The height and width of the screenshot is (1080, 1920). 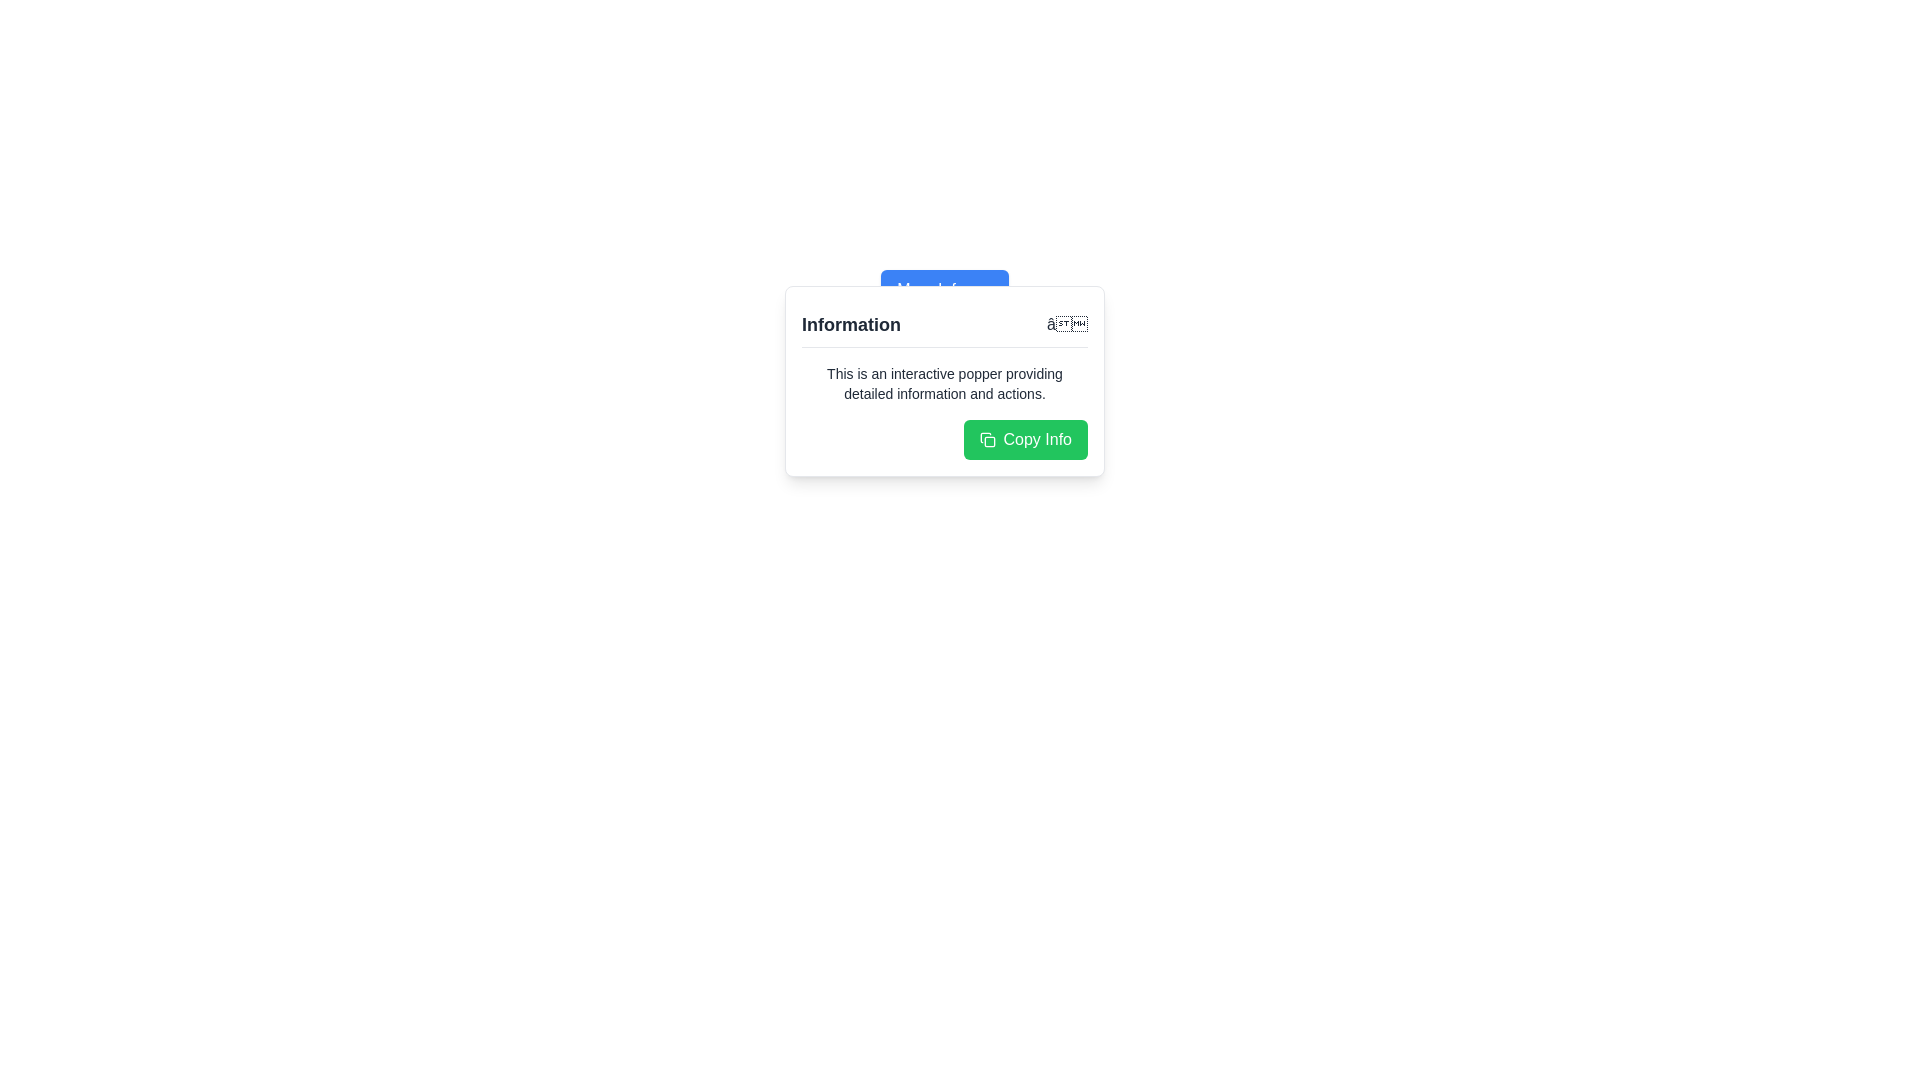 What do you see at coordinates (987, 438) in the screenshot?
I see `the 'Copy Info' button which features a 'Copy' symbol icon made of two overlapping rectangles, located at the bottom-right corner of the pop-up informational card` at bounding box center [987, 438].